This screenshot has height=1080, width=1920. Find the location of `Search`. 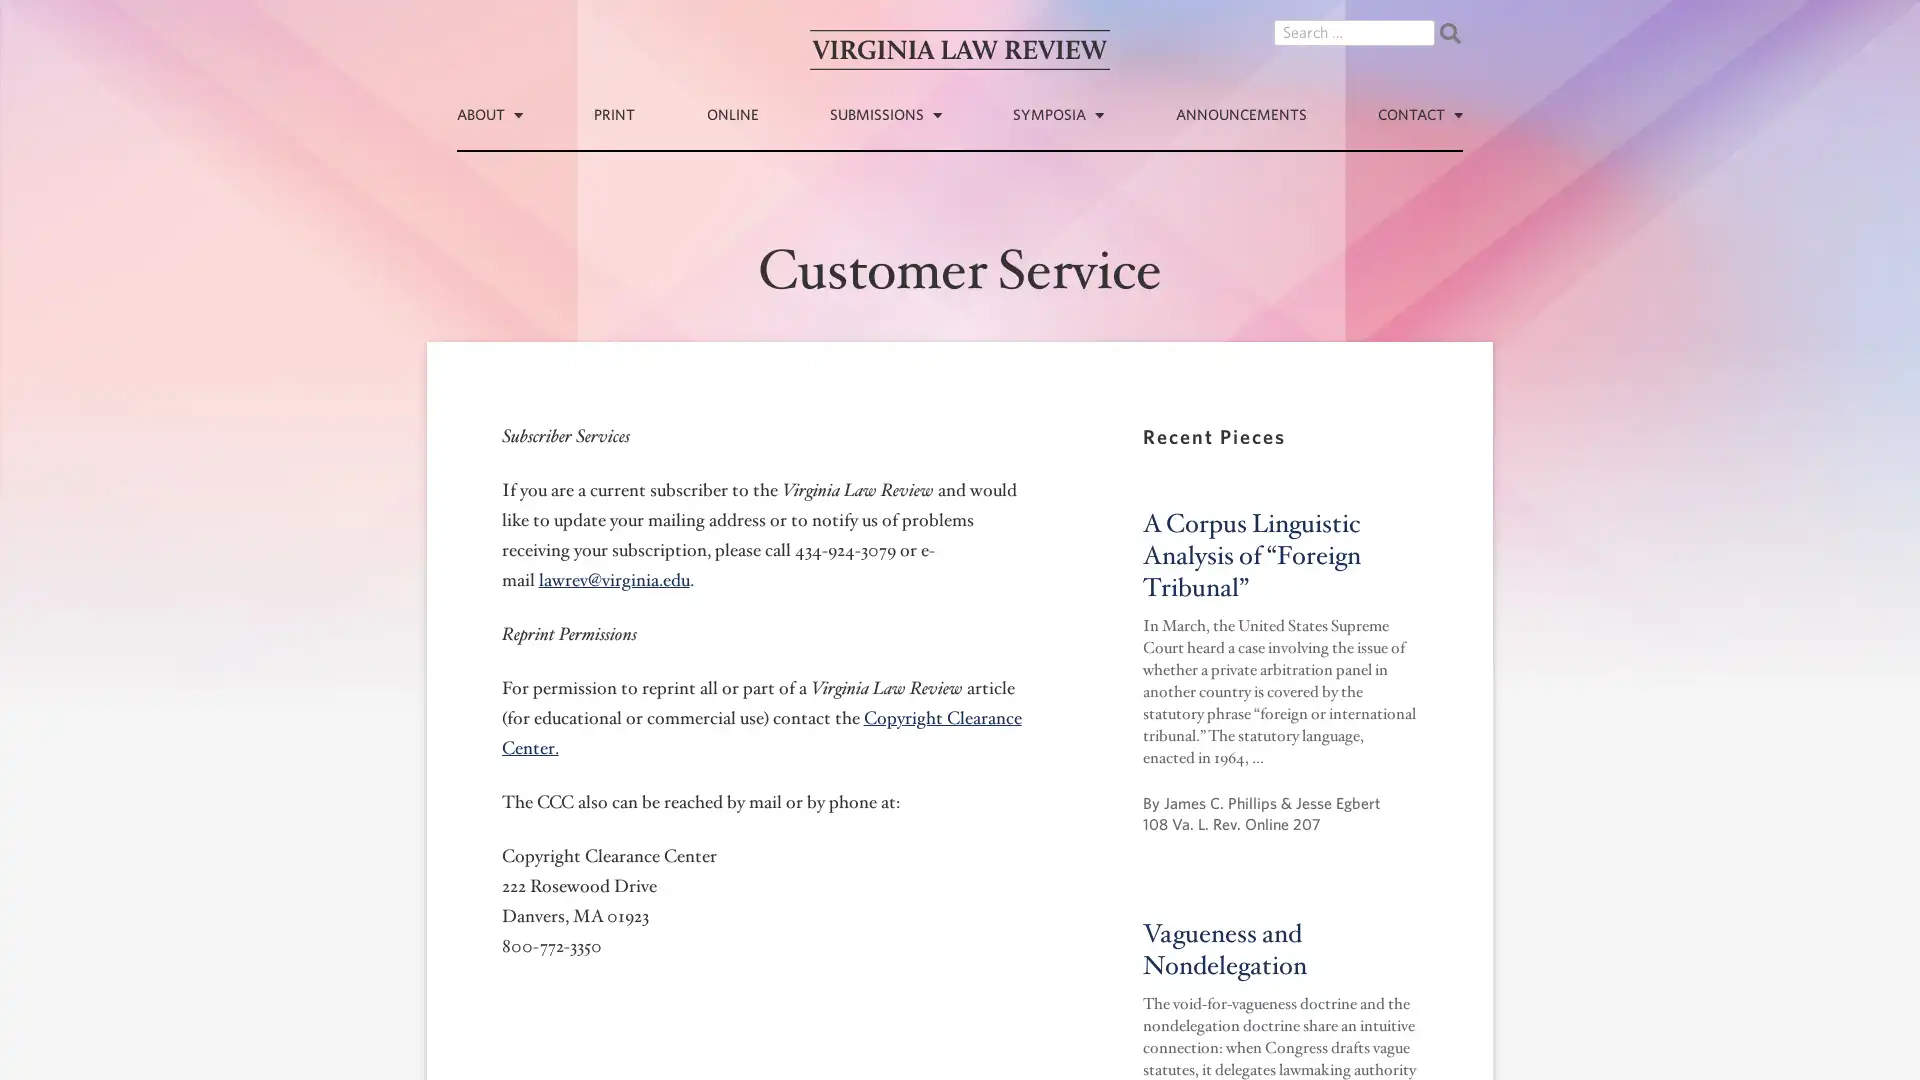

Search is located at coordinates (1449, 33).